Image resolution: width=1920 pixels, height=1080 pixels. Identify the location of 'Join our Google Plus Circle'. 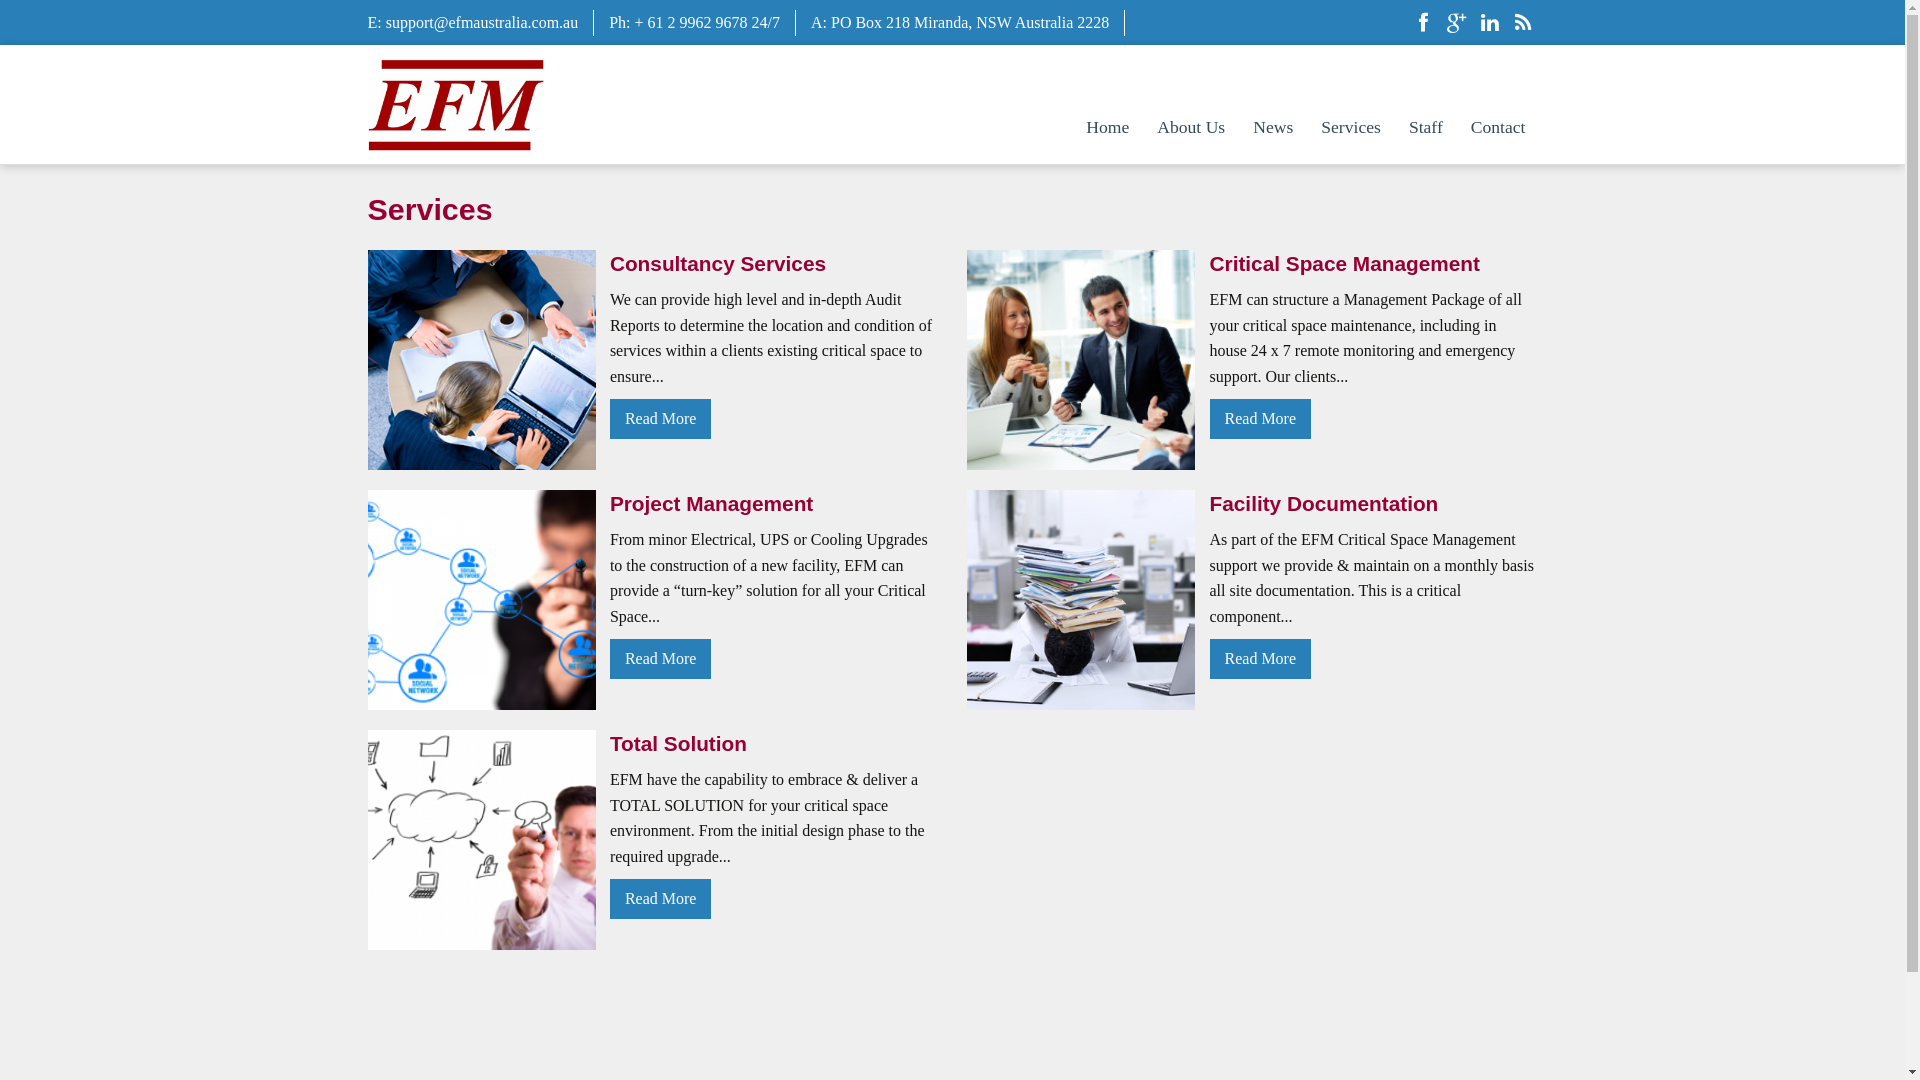
(1457, 24).